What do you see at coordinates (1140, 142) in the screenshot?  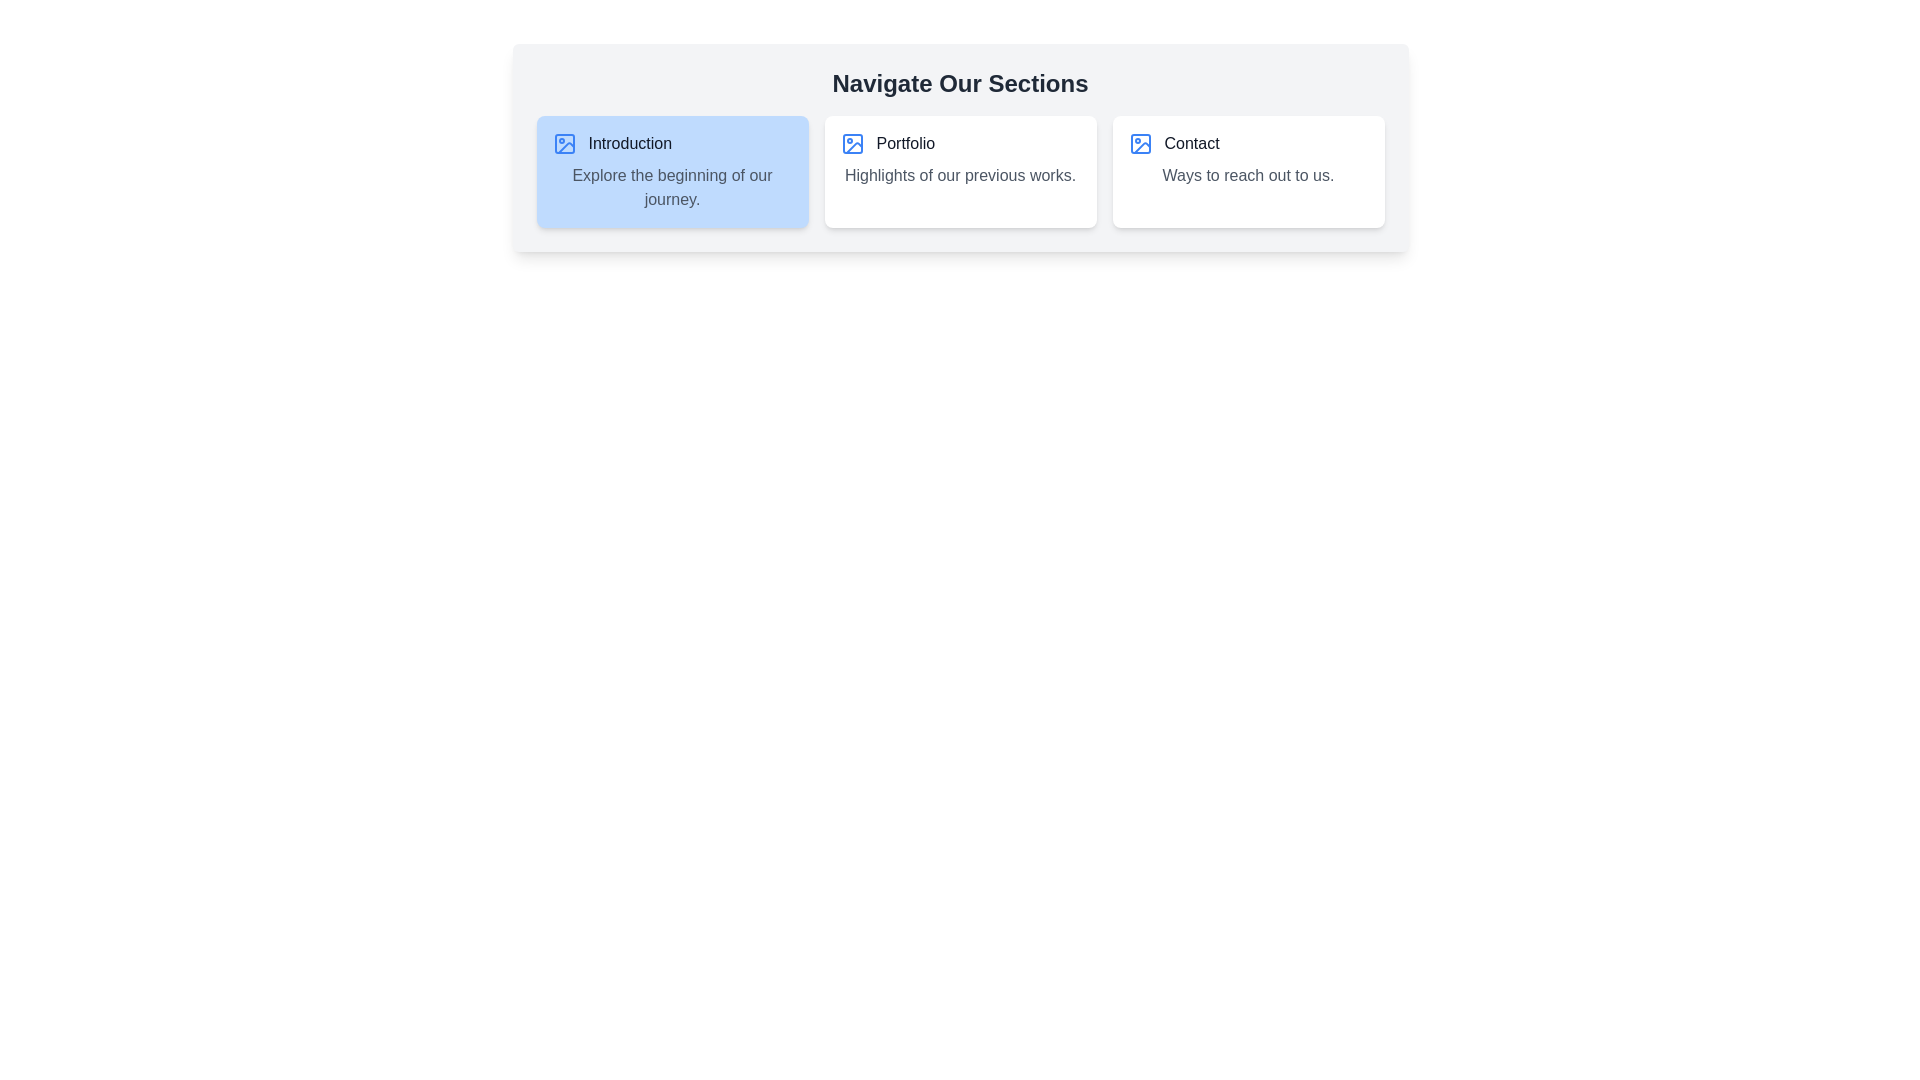 I see `the 'Contact' icon located to the left of the text 'Contact' within the card for recognition purposes` at bounding box center [1140, 142].